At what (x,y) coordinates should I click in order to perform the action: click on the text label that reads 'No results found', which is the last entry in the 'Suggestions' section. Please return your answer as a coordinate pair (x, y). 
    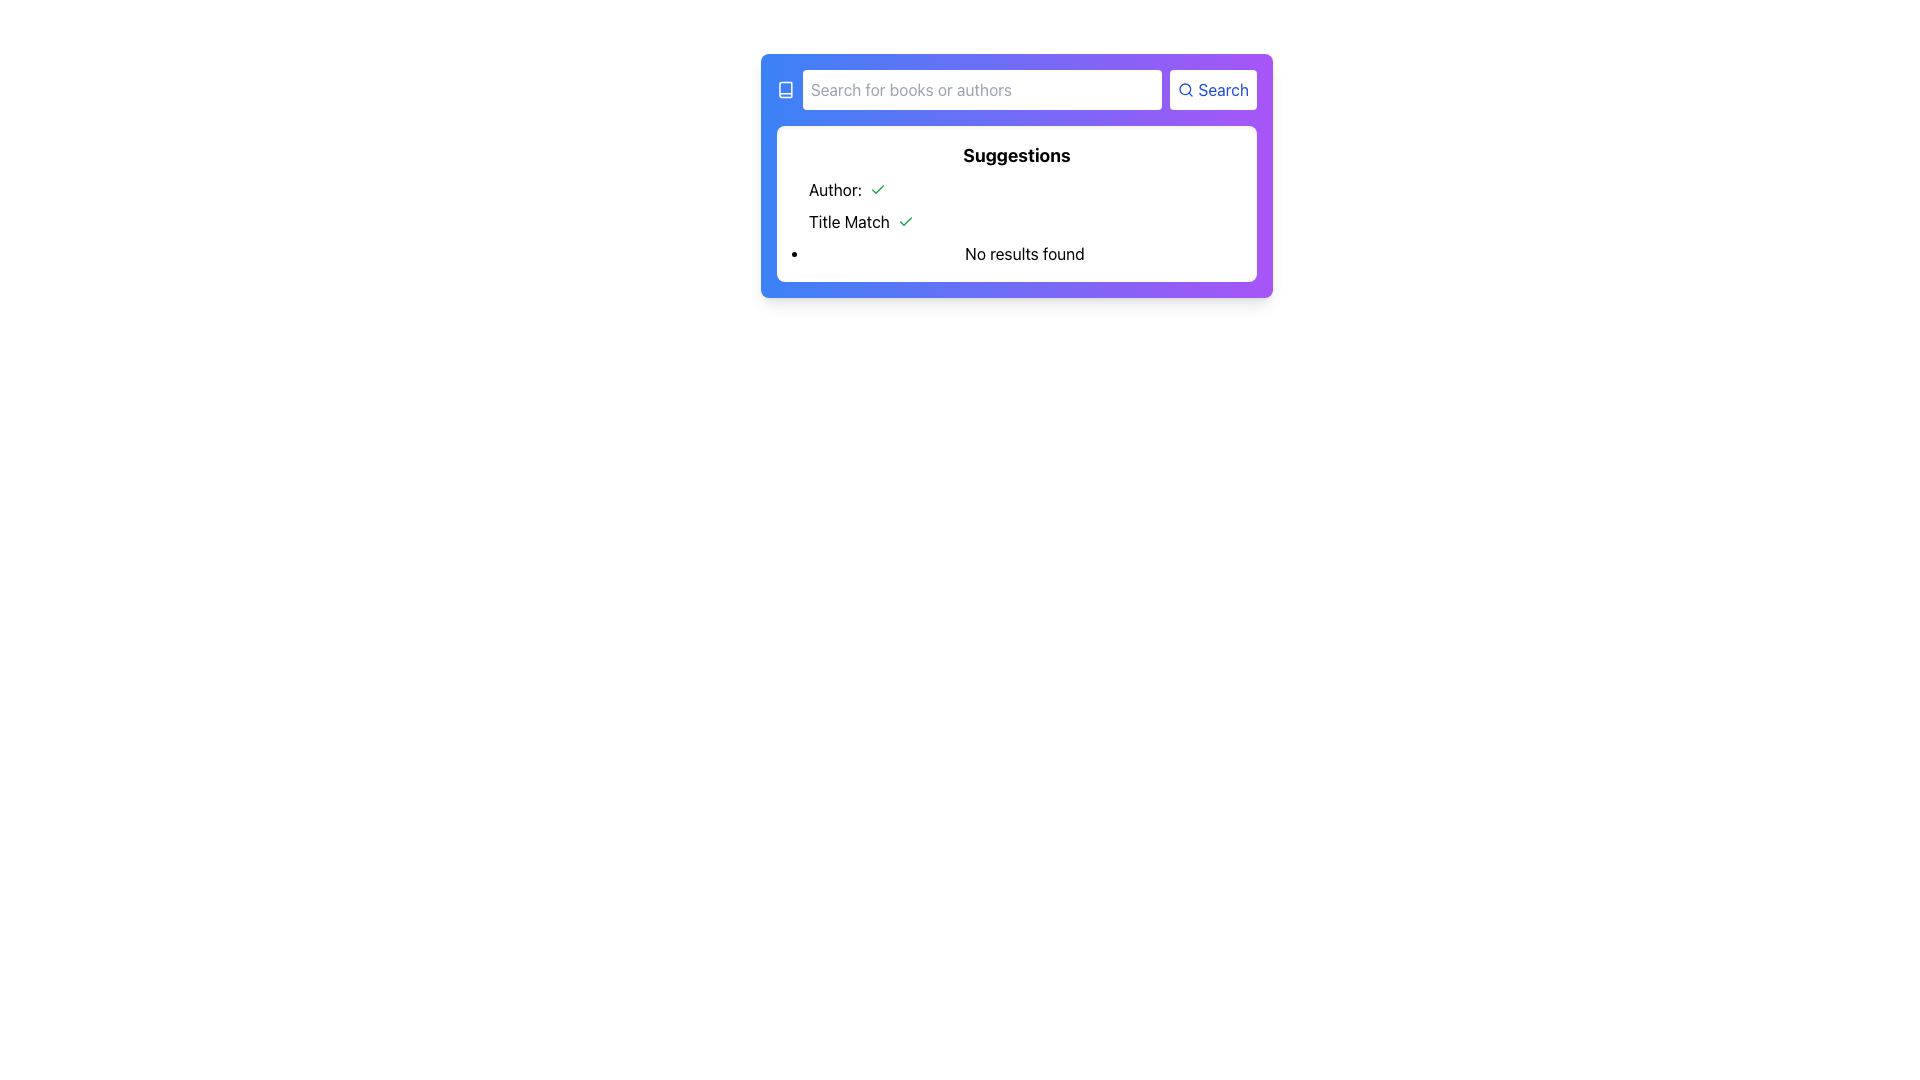
    Looking at the image, I should click on (1025, 253).